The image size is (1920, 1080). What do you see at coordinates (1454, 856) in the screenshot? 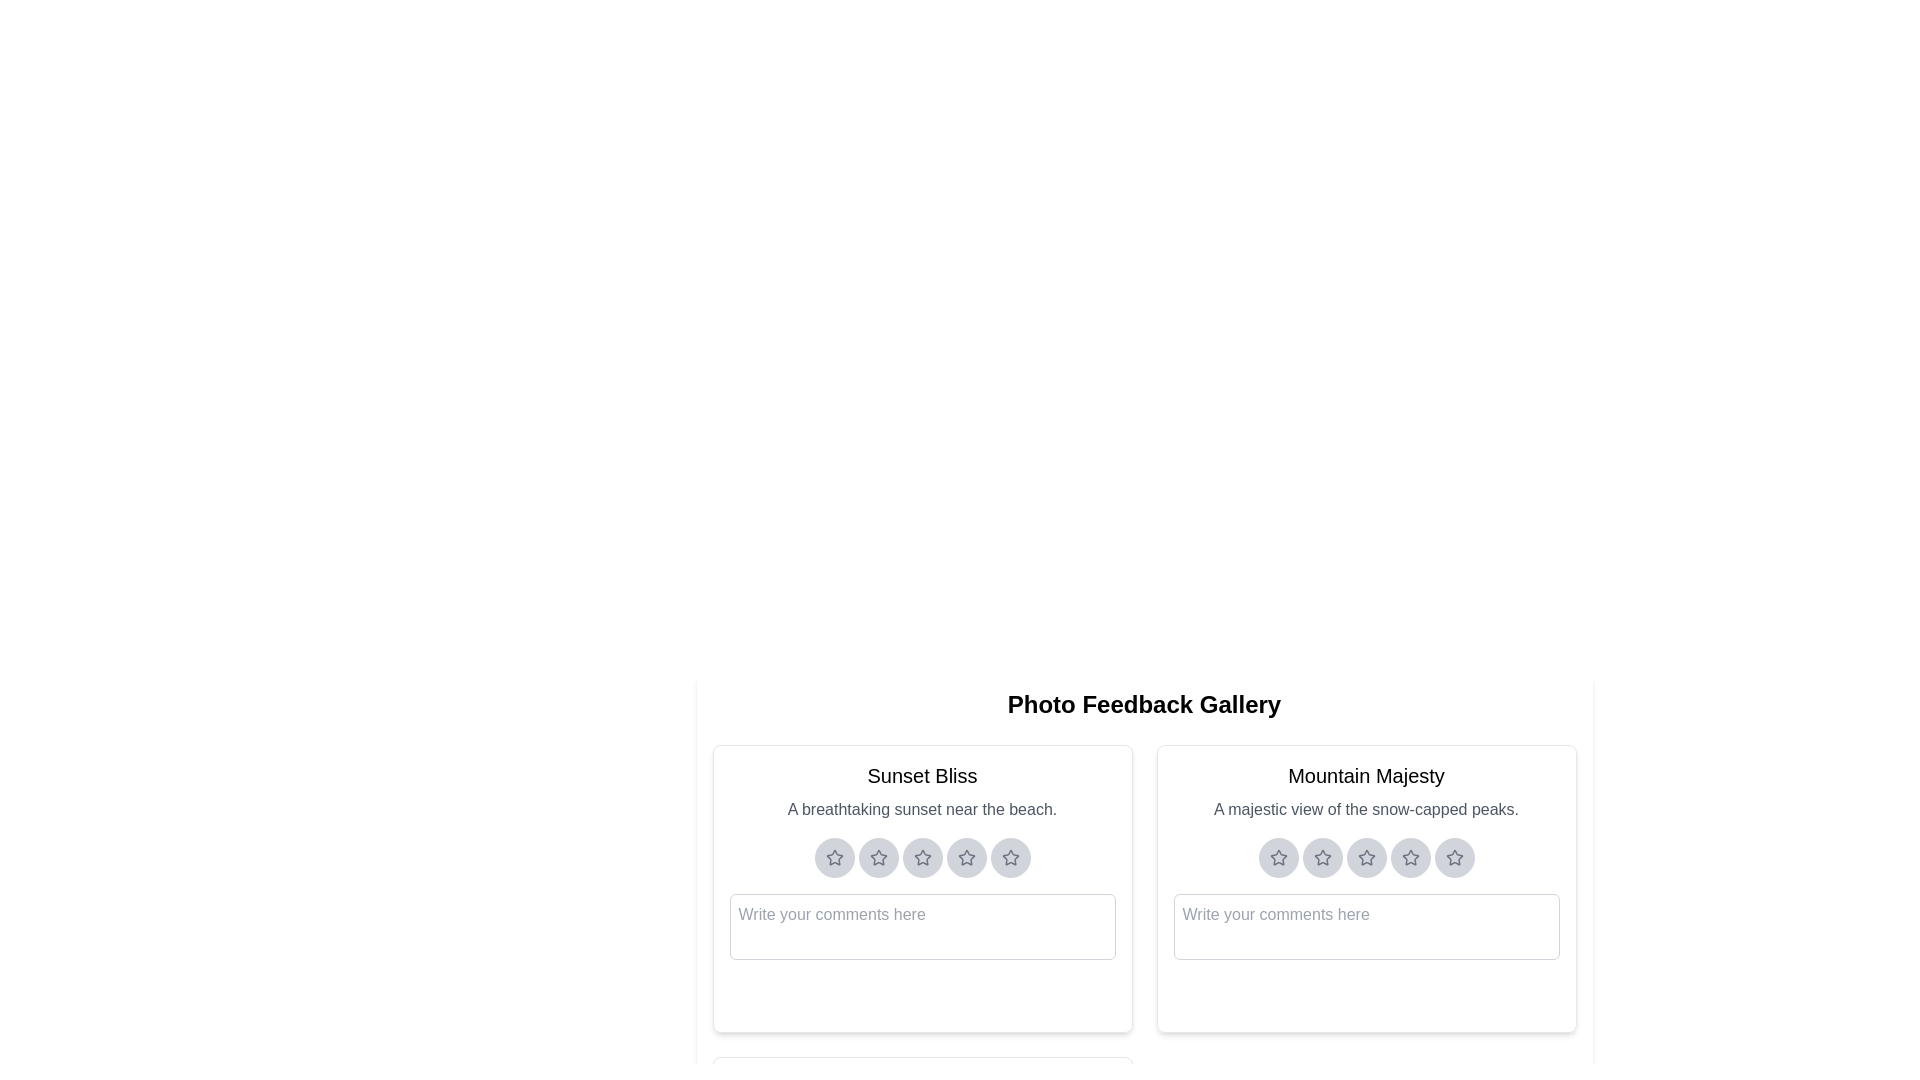
I see `the fifth outlined gray star icon in the 'Mountain Majesty' feedback section to visualize interactivity` at bounding box center [1454, 856].